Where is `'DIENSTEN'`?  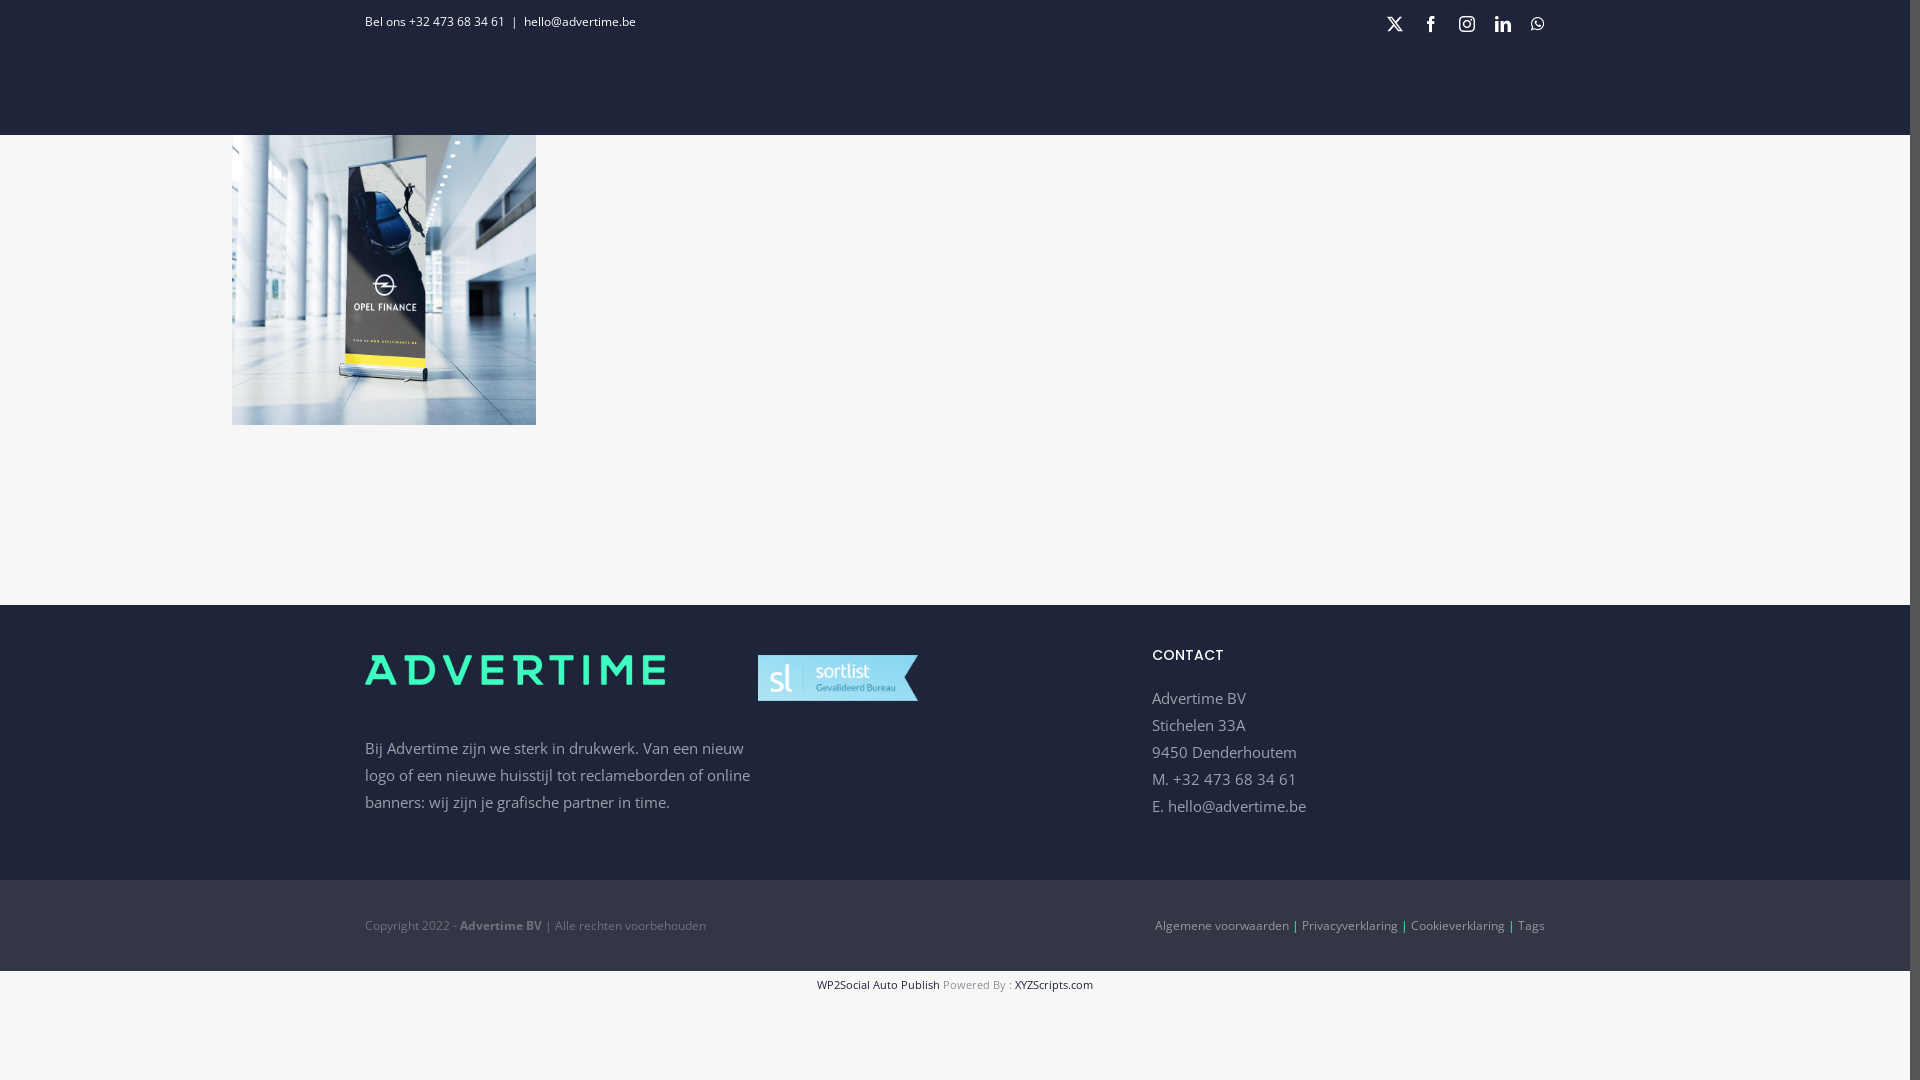
'DIENSTEN' is located at coordinates (1012, 86).